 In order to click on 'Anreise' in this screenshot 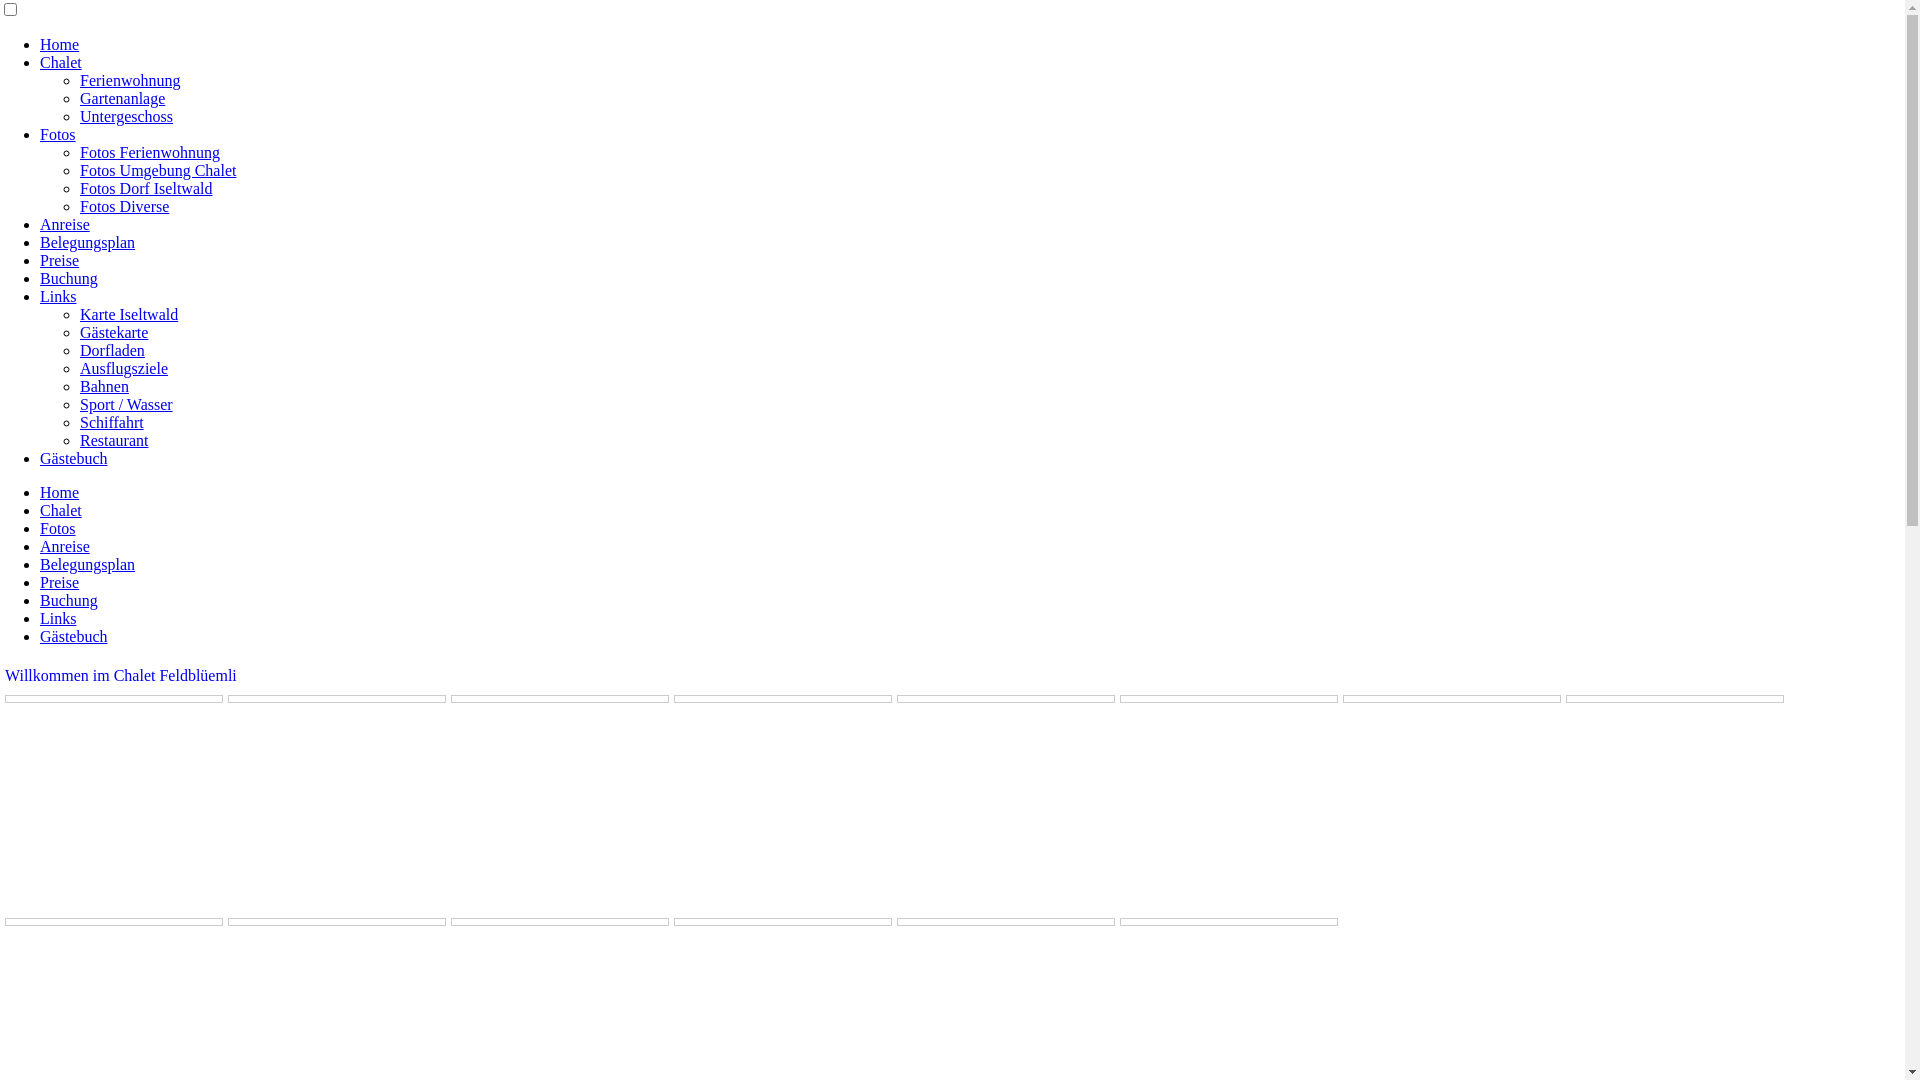, I will do `click(39, 546)`.